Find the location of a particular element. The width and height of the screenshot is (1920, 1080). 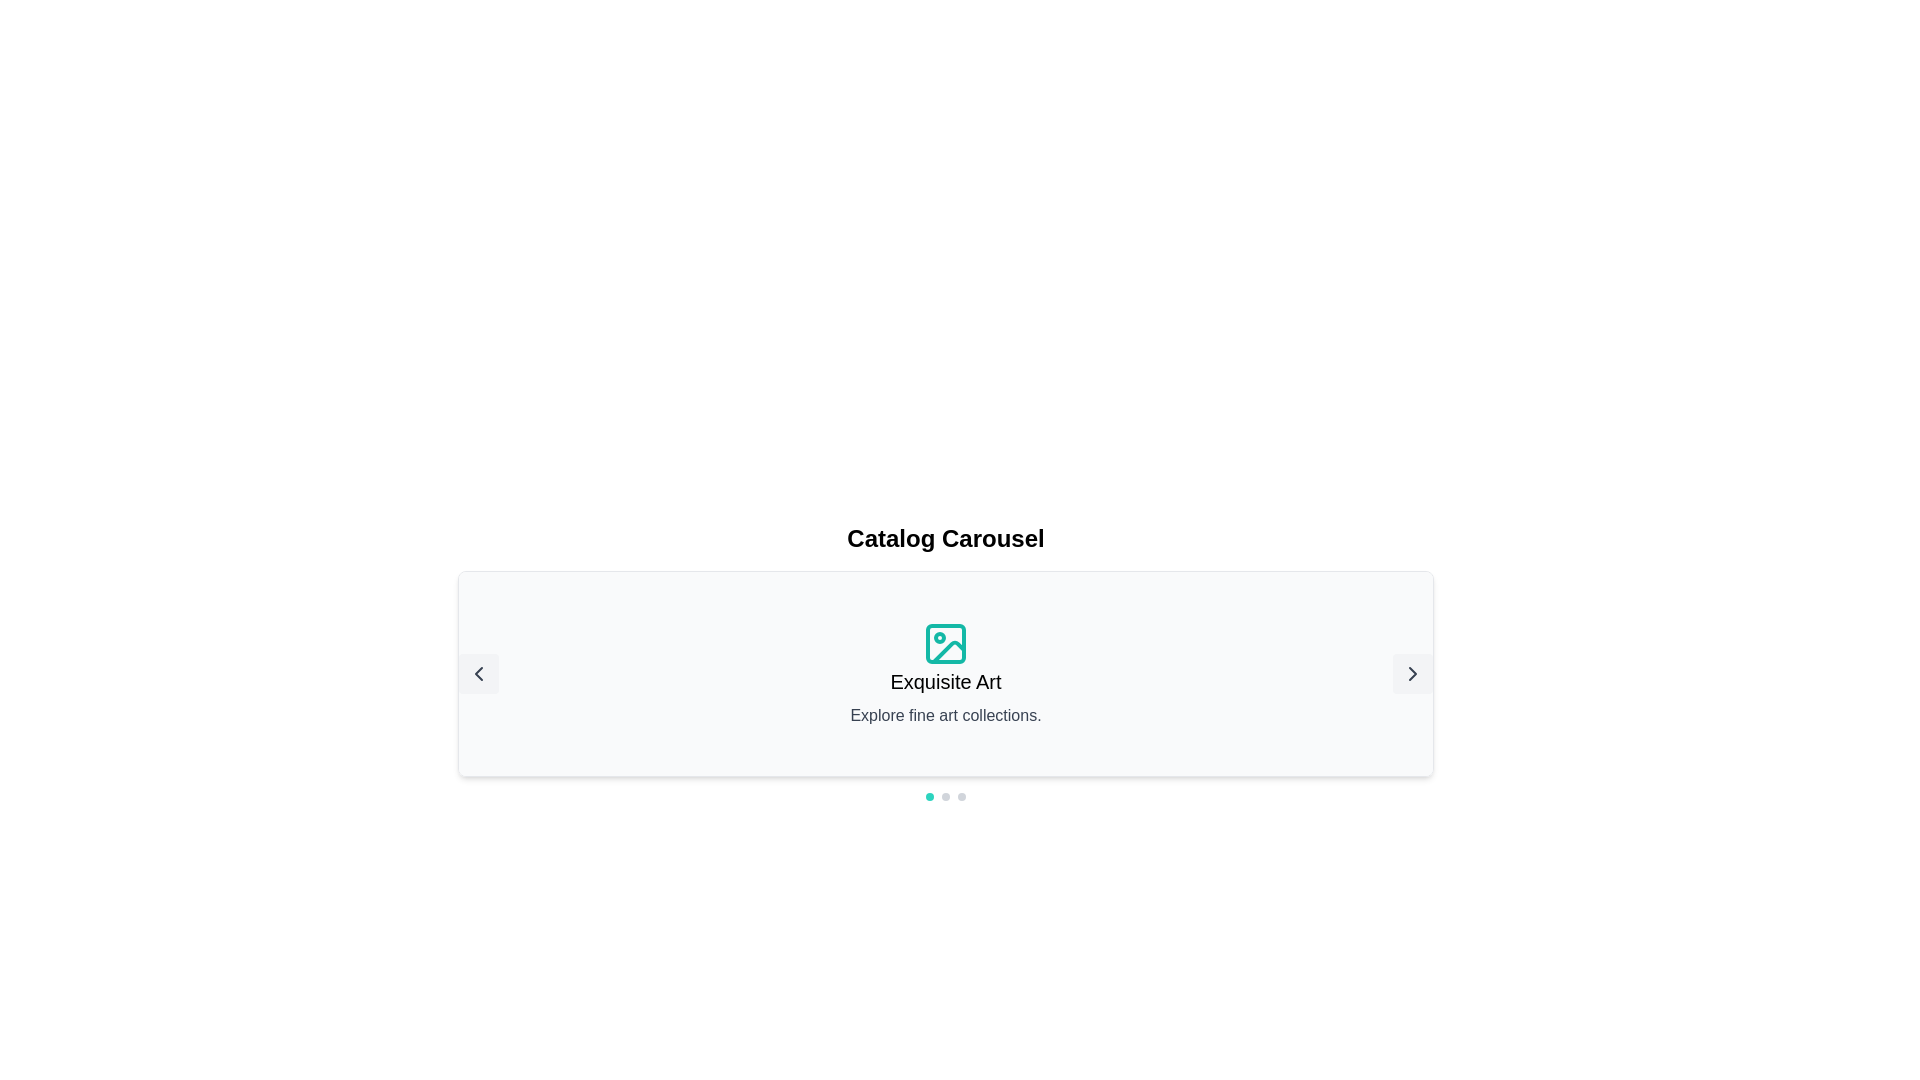

the right-facing arrow icon, which is a thin stroke chevron shape located at the right side of the carousel component, serving as the right navigation button is located at coordinates (1411, 674).